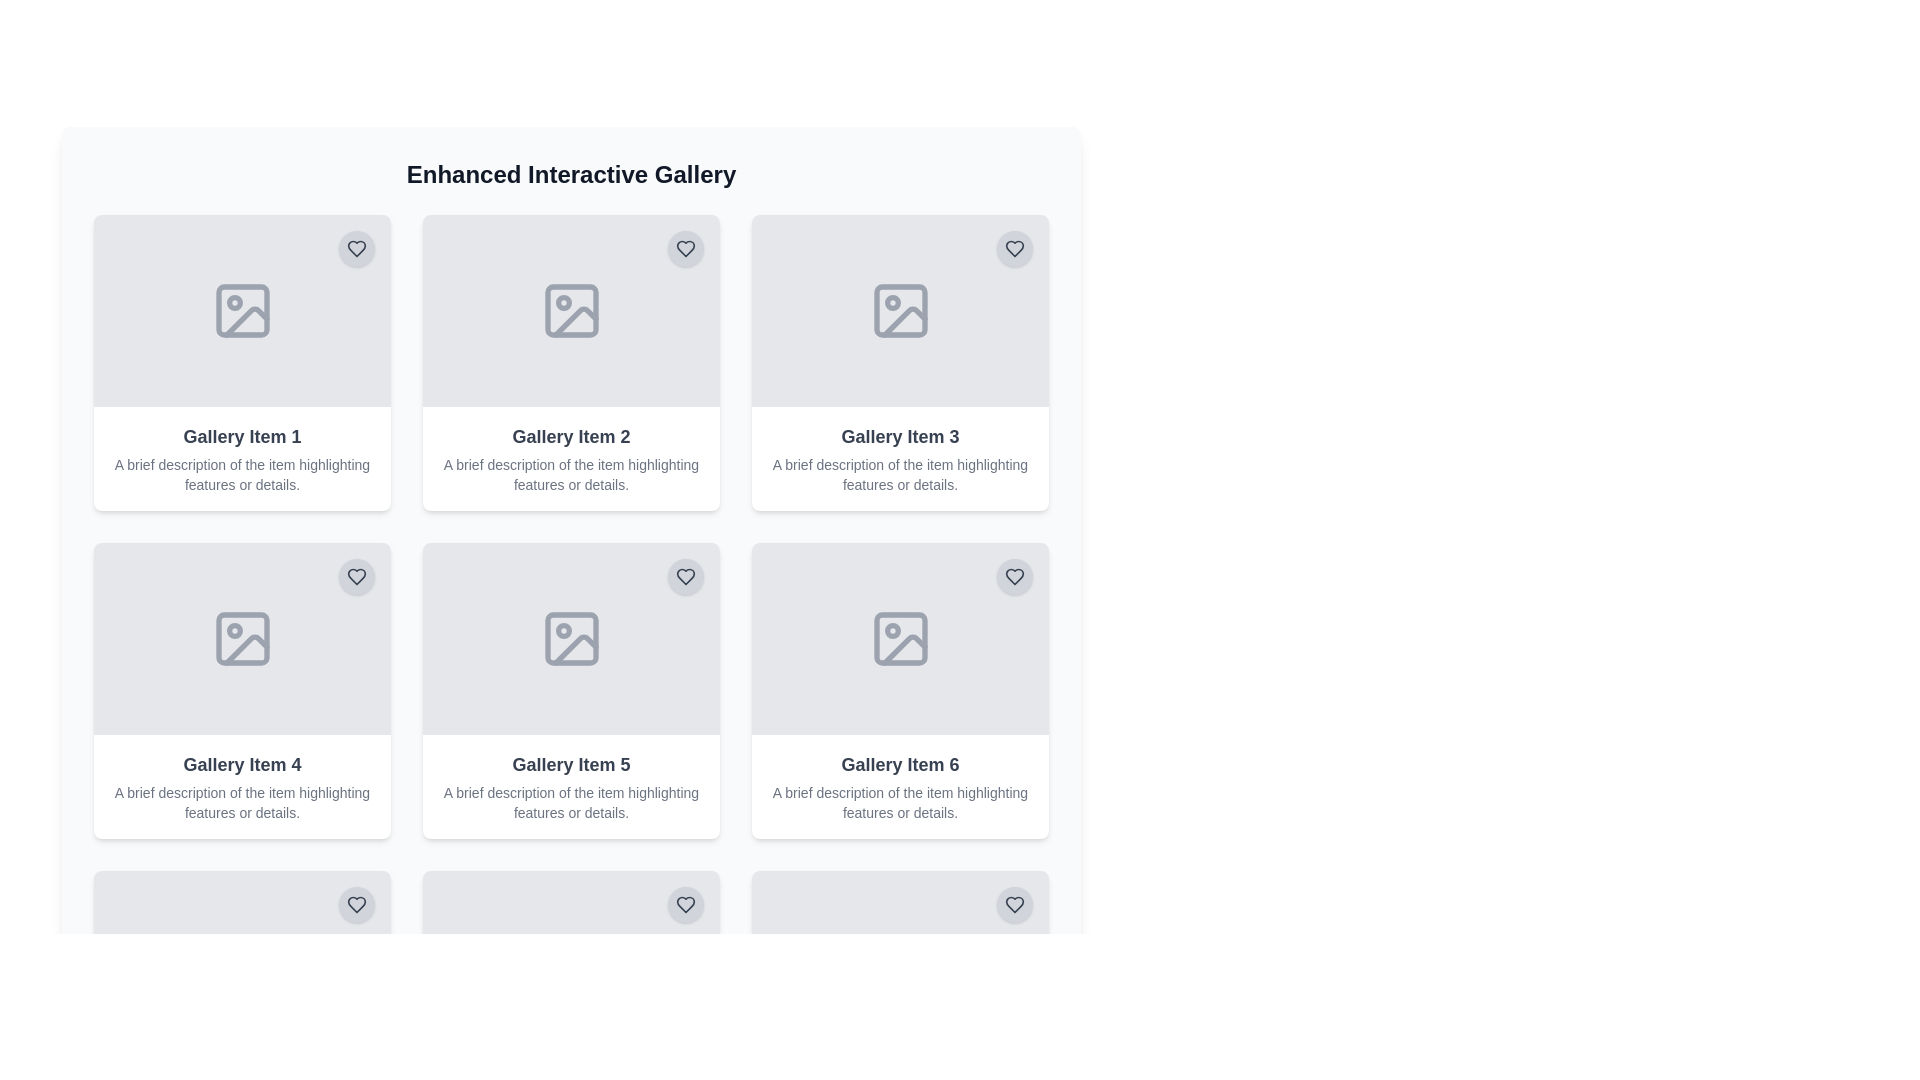 Image resolution: width=1920 pixels, height=1080 pixels. What do you see at coordinates (241, 311) in the screenshot?
I see `the Image placeholder within the card component titled 'Gallery Item 1', which features a stylized picture frame icon and a heart button in the top-right corner` at bounding box center [241, 311].